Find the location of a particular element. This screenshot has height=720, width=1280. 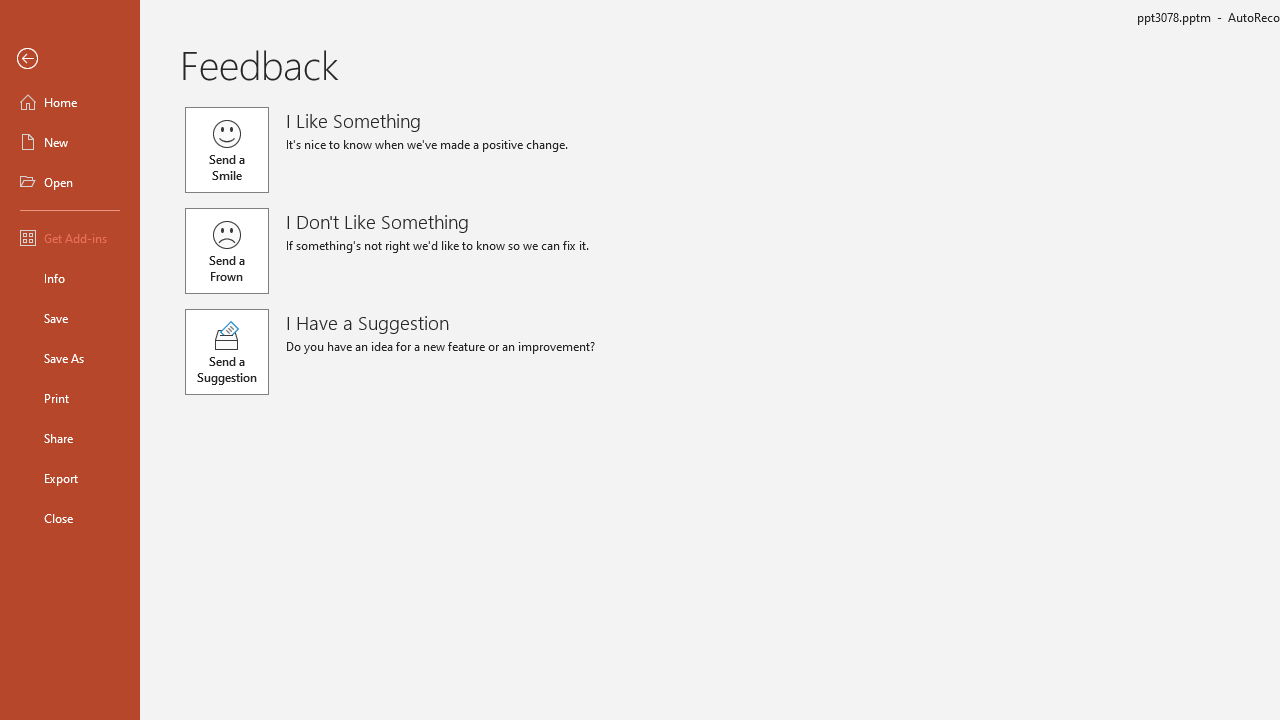

'Info' is located at coordinates (69, 277).